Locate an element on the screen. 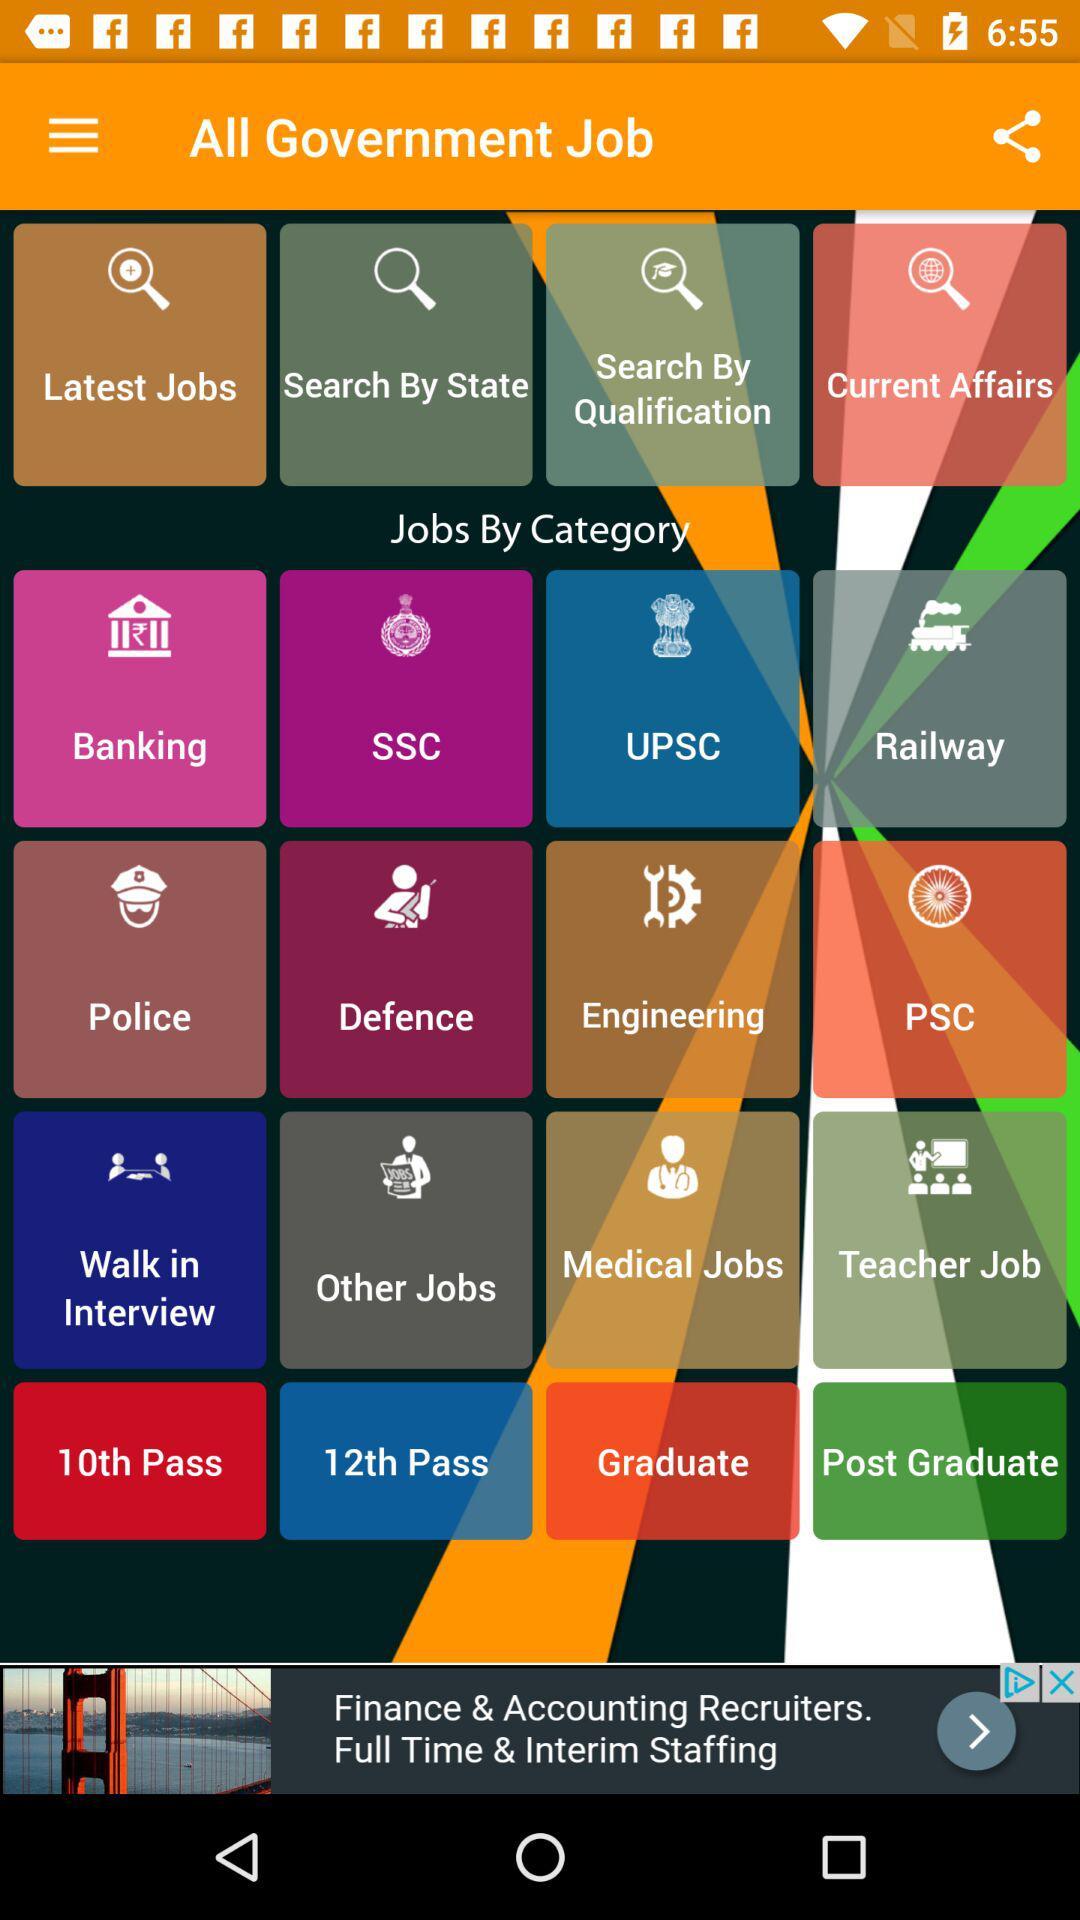  adiveristment is located at coordinates (540, 1727).